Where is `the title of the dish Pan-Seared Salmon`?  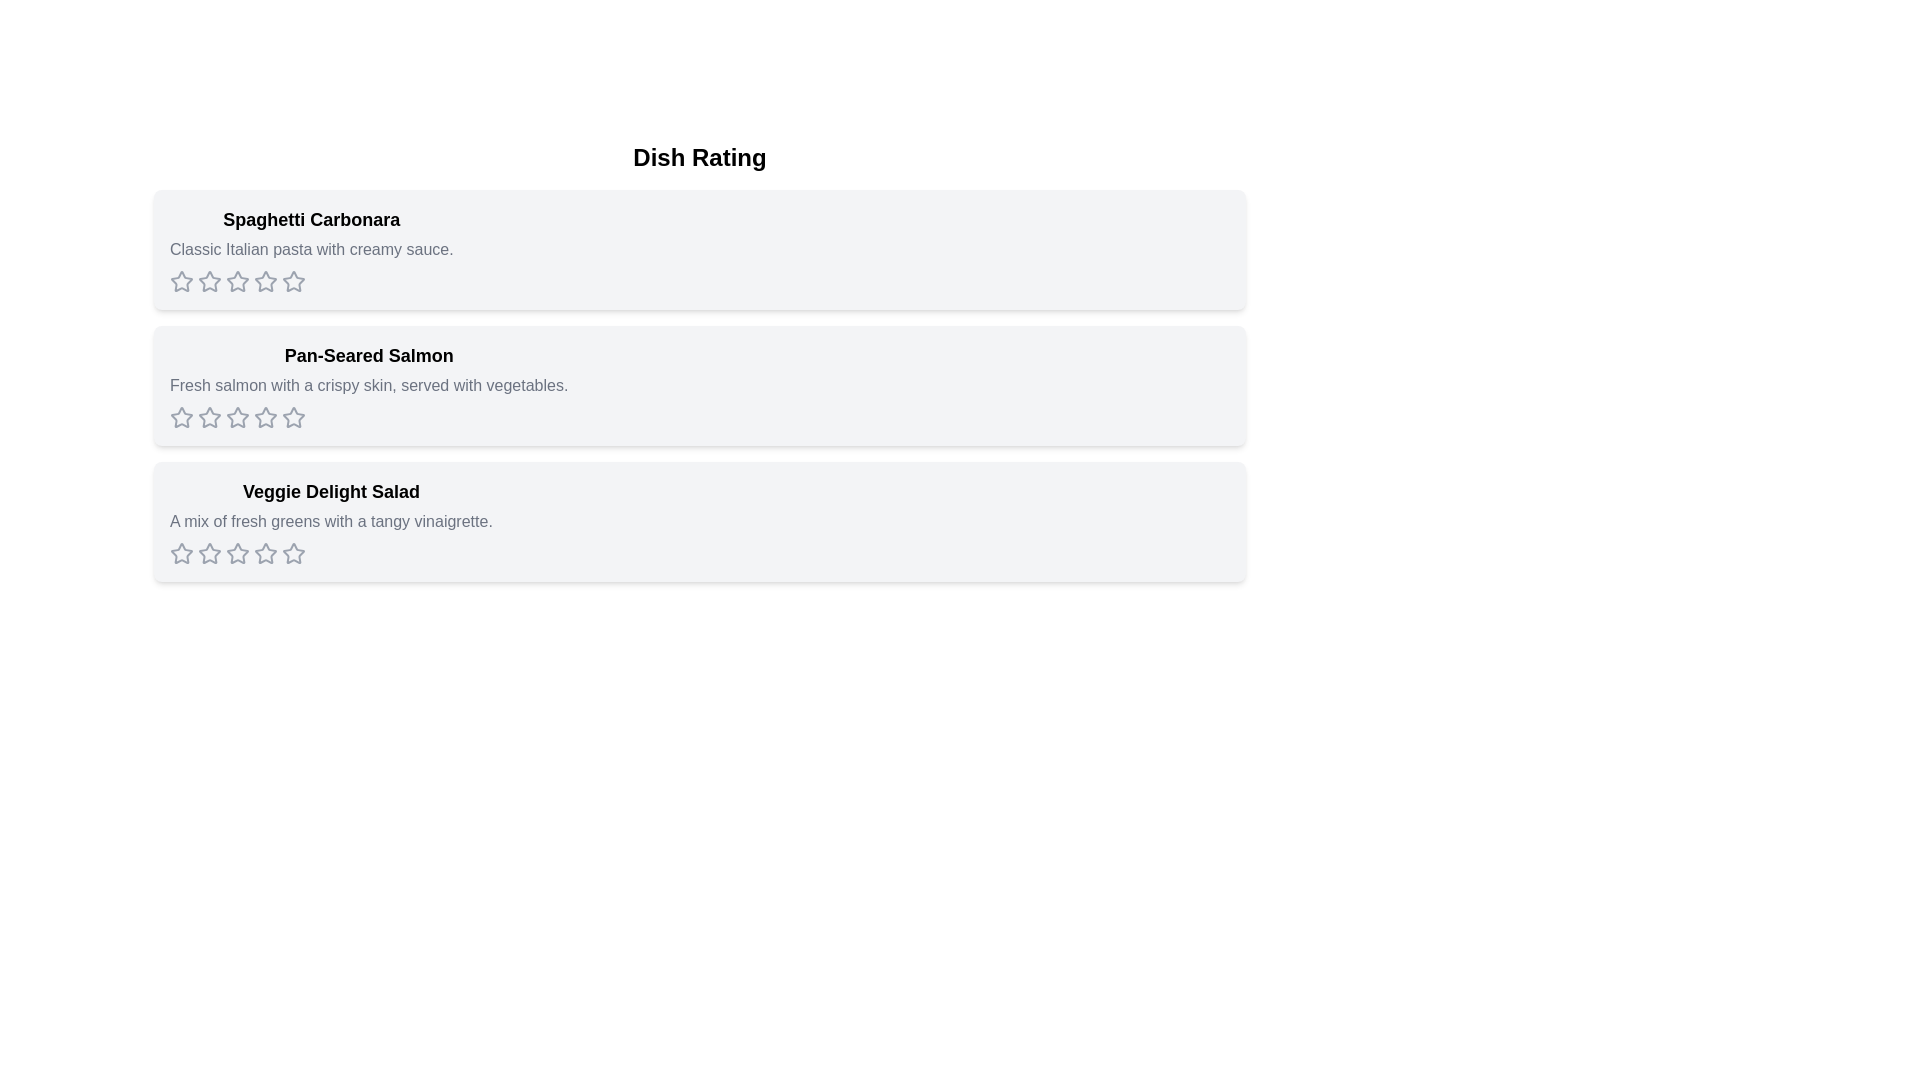 the title of the dish Pan-Seared Salmon is located at coordinates (369, 354).